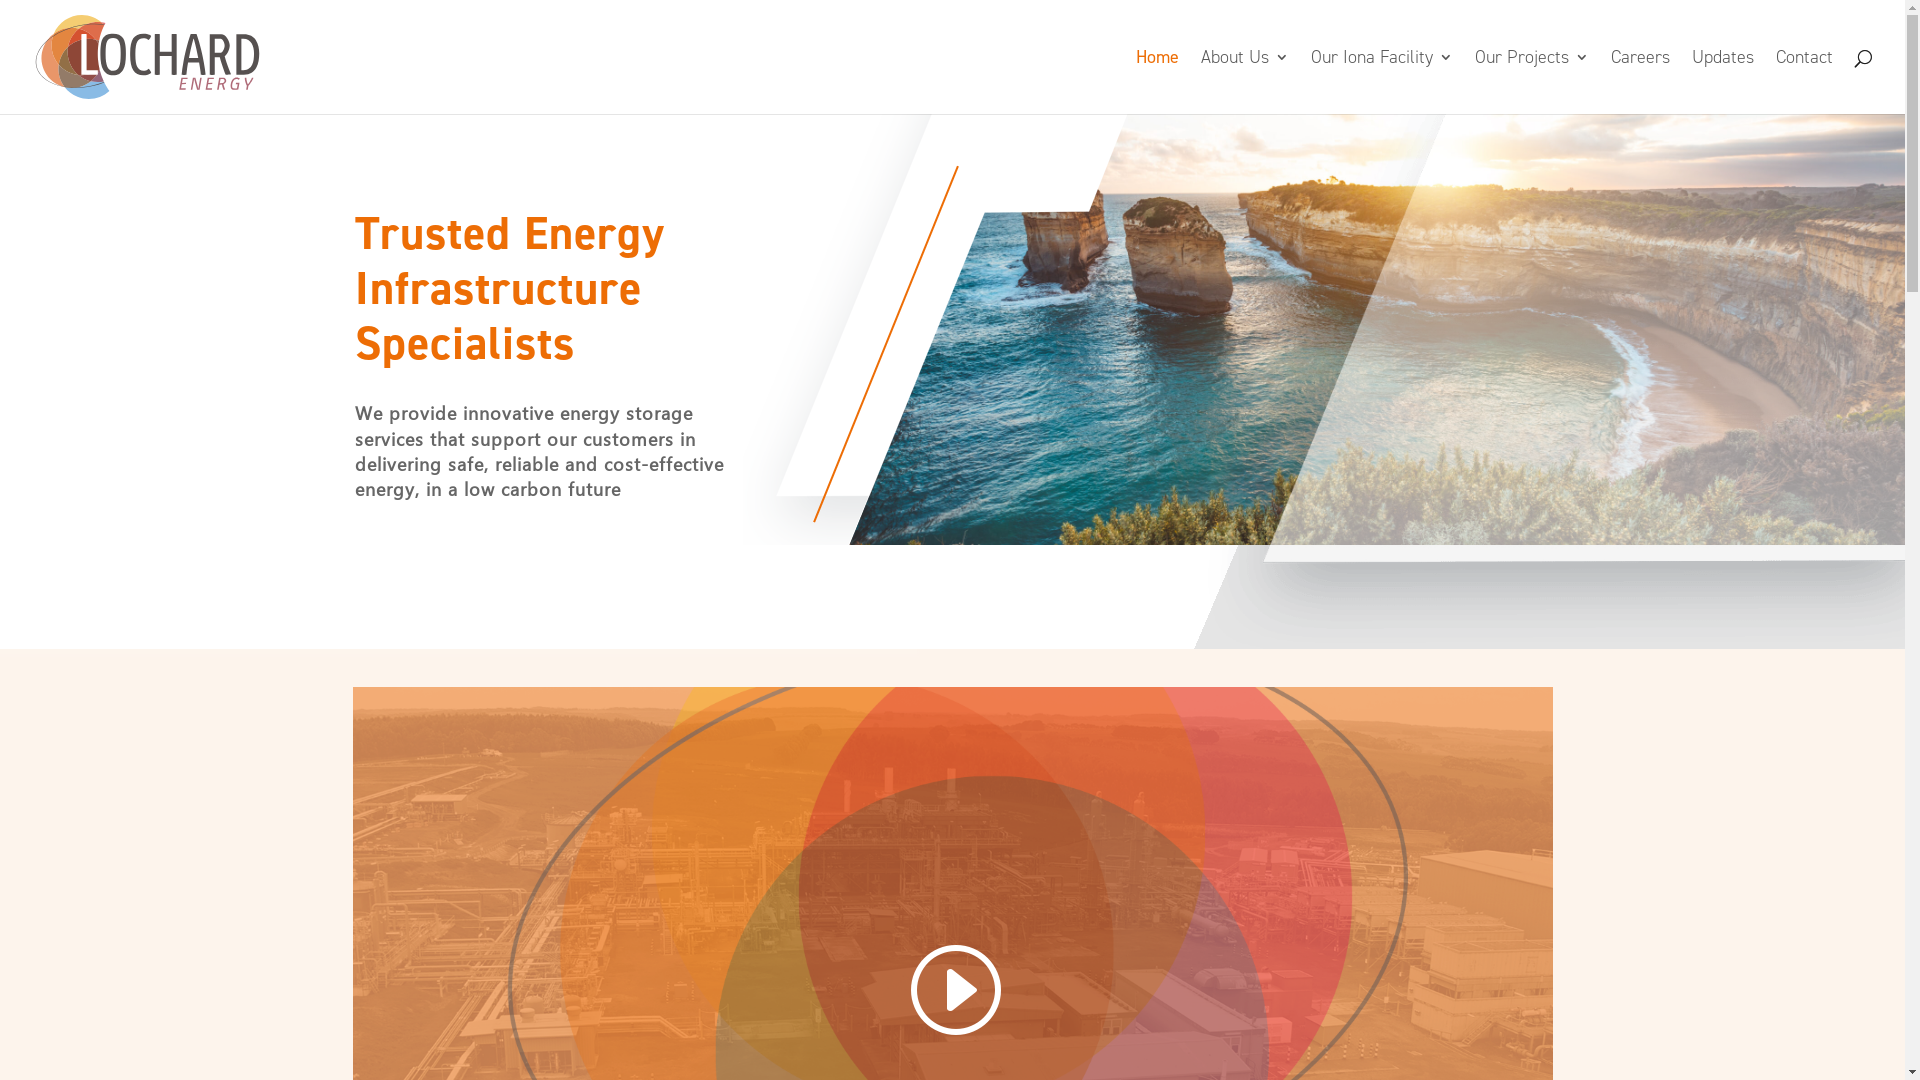  I want to click on 'Contact', so click(1804, 80).